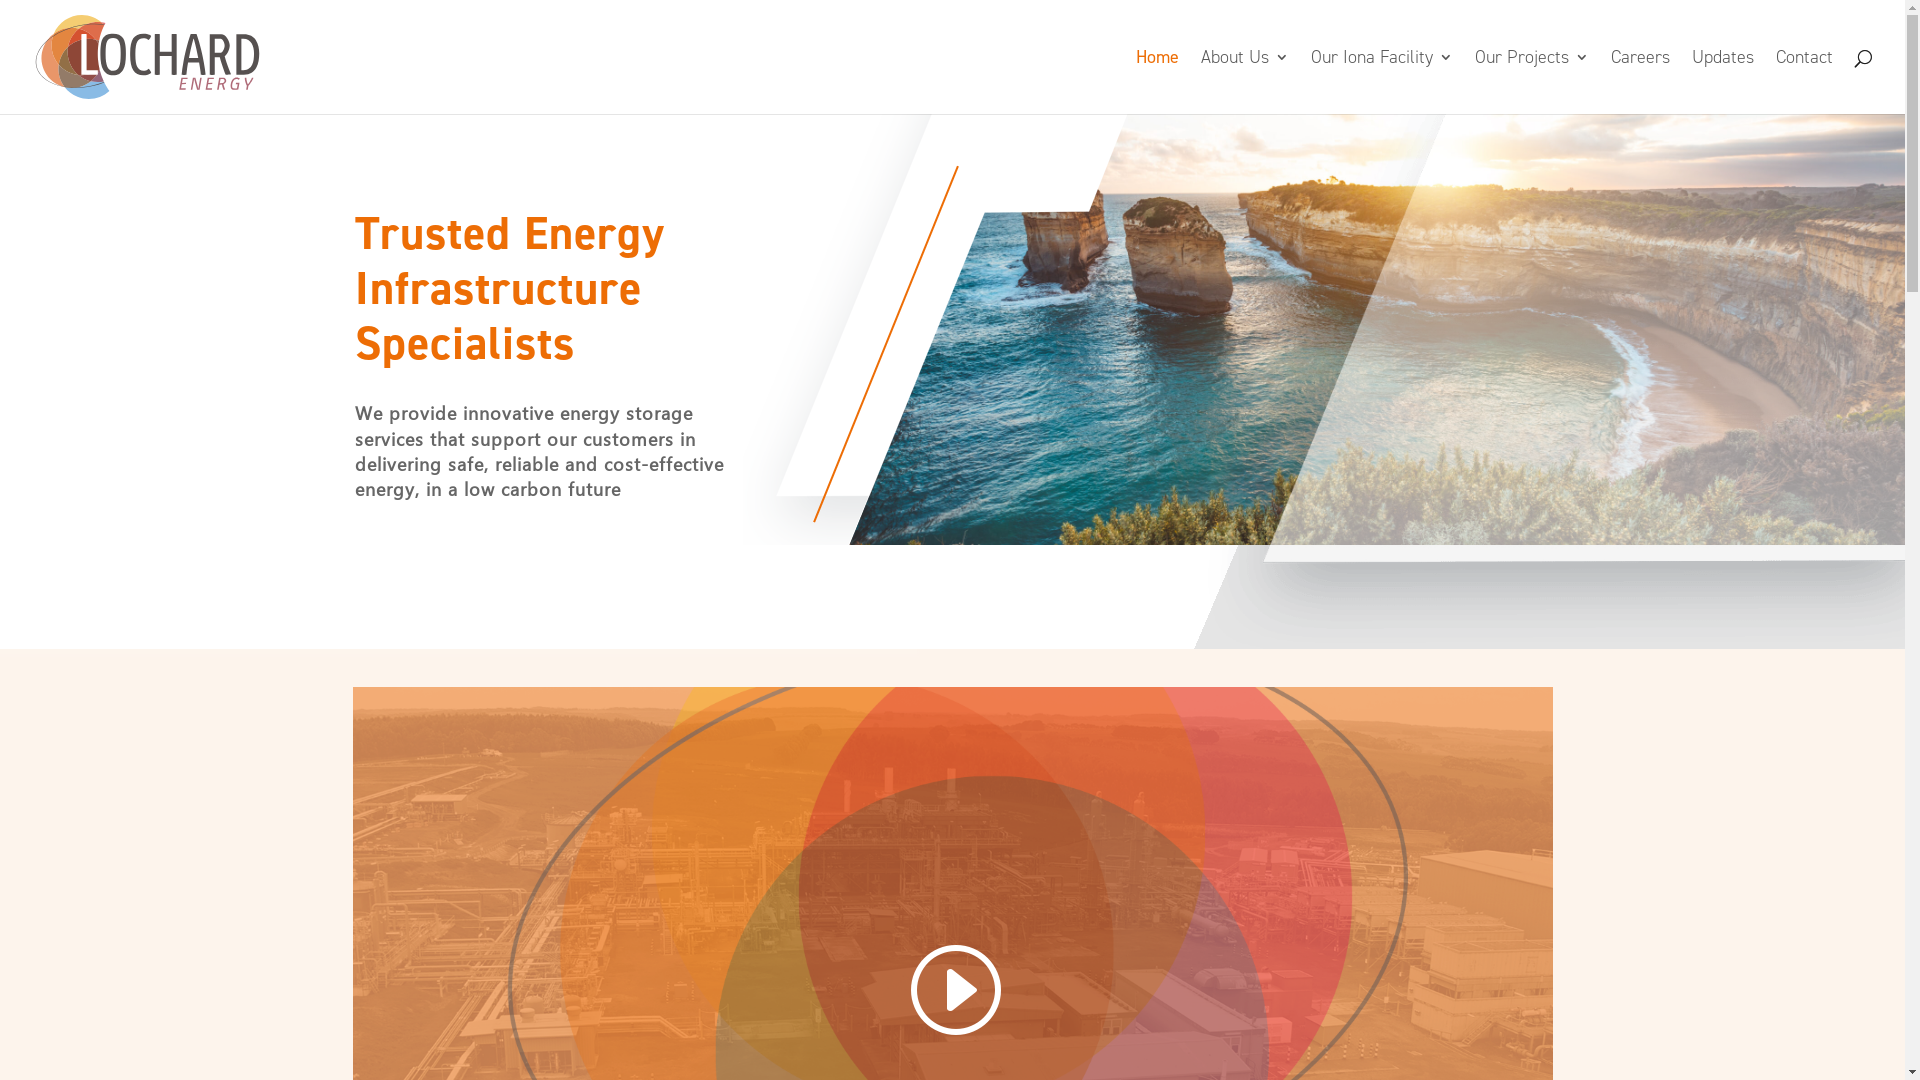  I want to click on 'Contact', so click(1804, 80).